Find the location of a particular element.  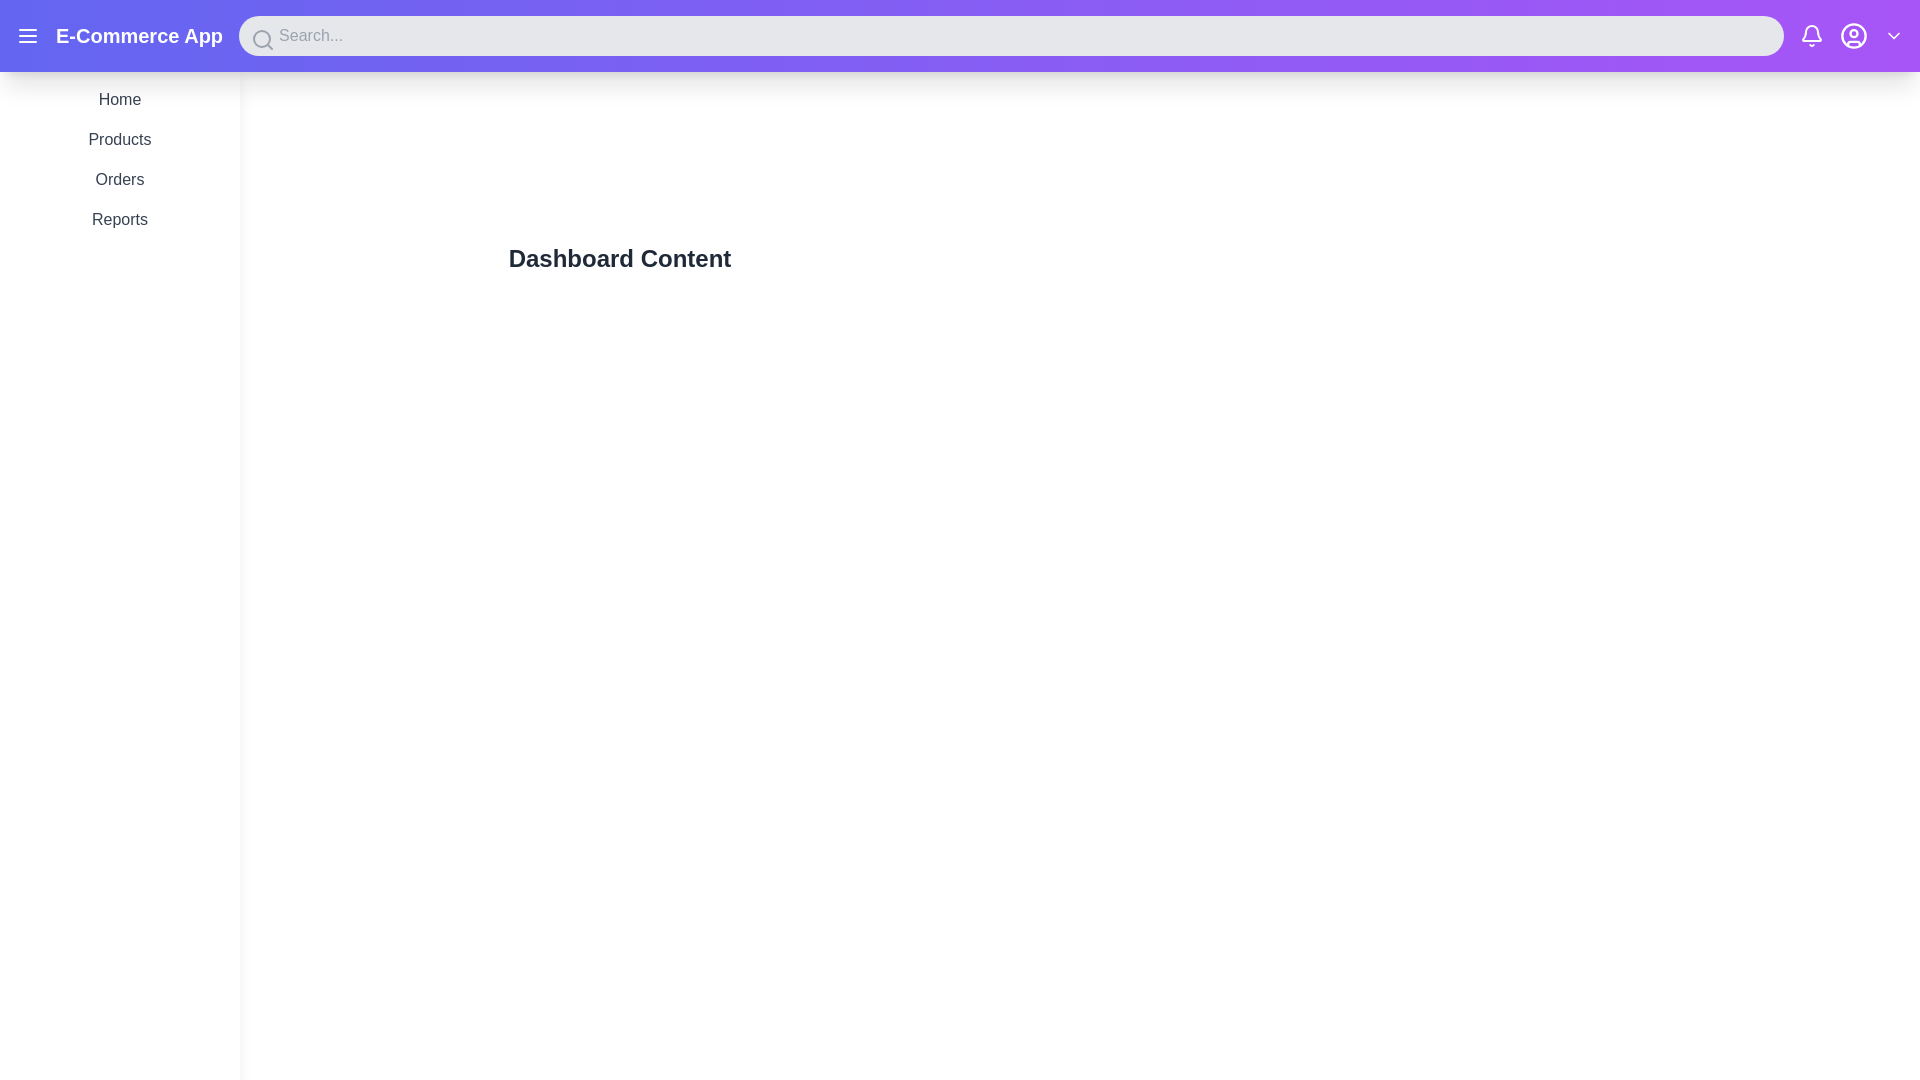

the 'Products' navigation link, which is the second item in the vertical navigation list on the left sidebar is located at coordinates (119, 138).